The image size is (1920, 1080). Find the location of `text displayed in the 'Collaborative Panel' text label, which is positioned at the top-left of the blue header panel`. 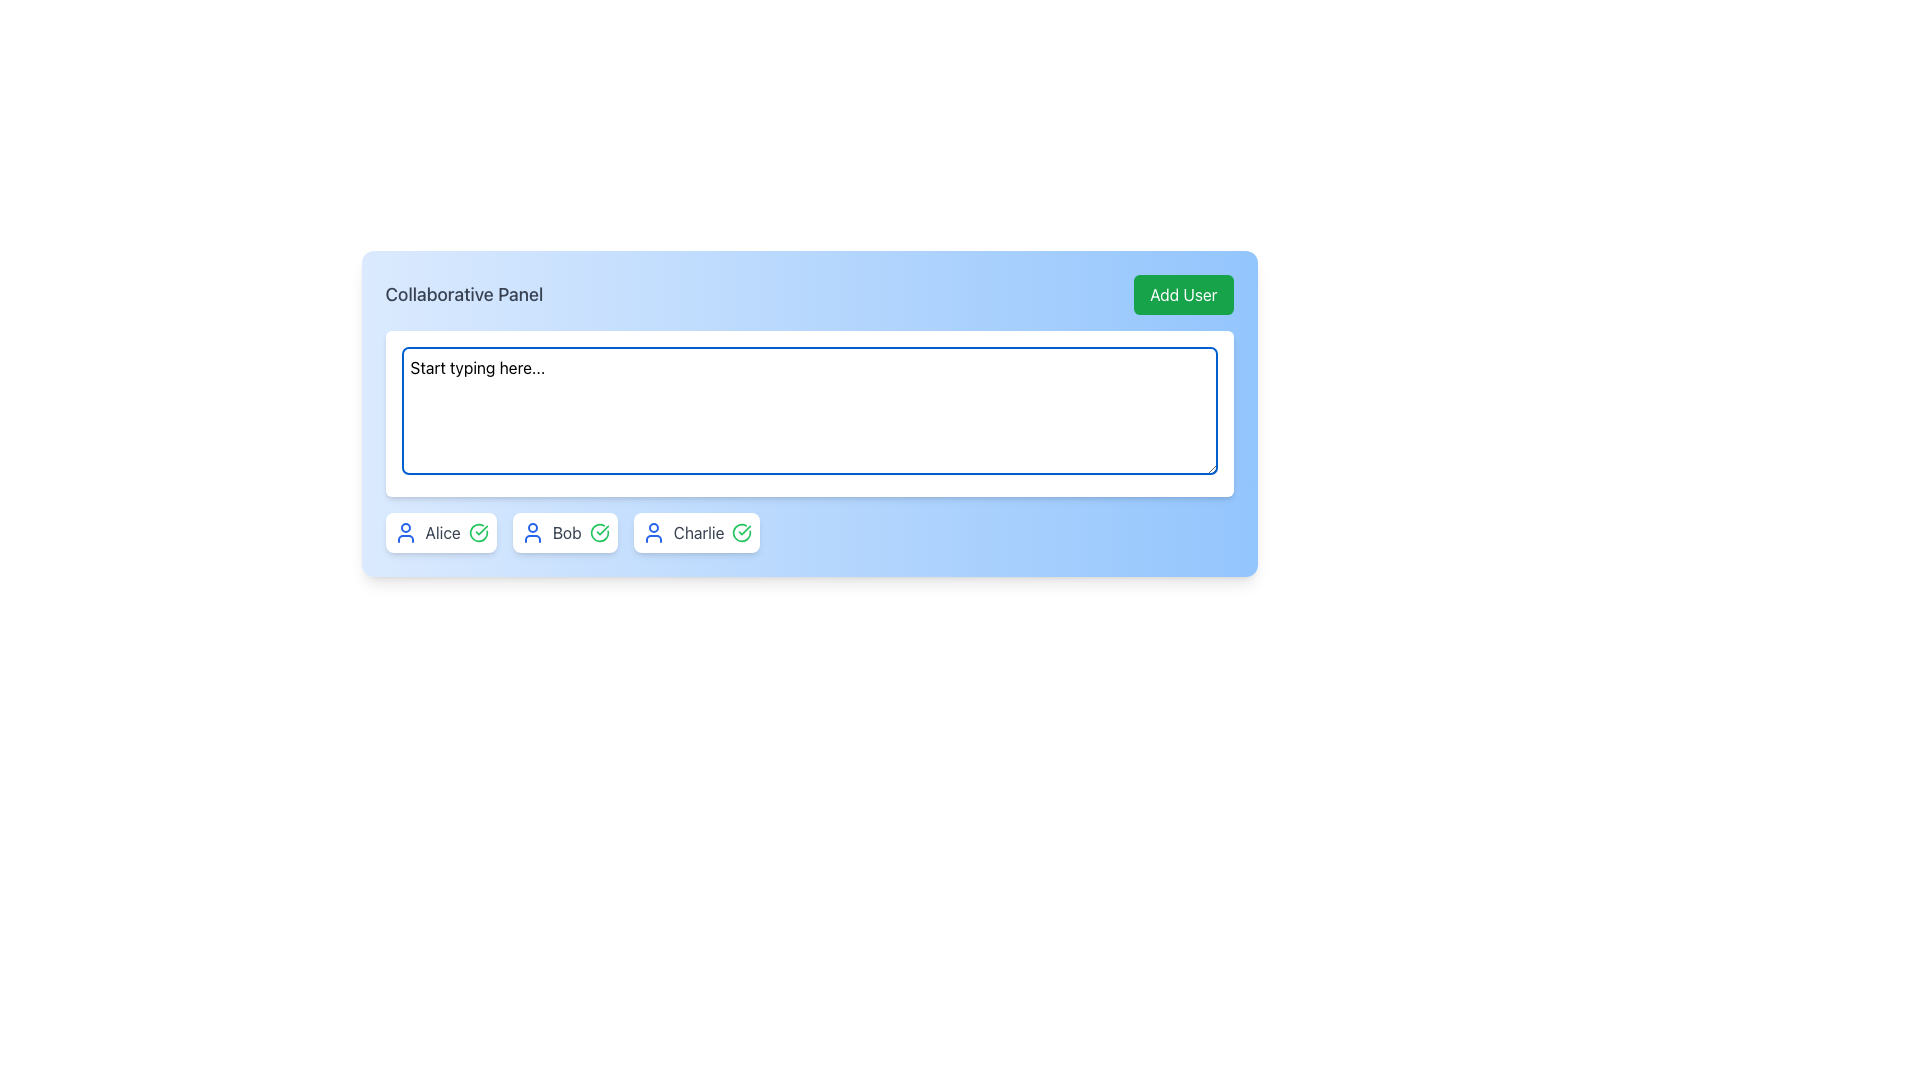

text displayed in the 'Collaborative Panel' text label, which is positioned at the top-left of the blue header panel is located at coordinates (463, 294).